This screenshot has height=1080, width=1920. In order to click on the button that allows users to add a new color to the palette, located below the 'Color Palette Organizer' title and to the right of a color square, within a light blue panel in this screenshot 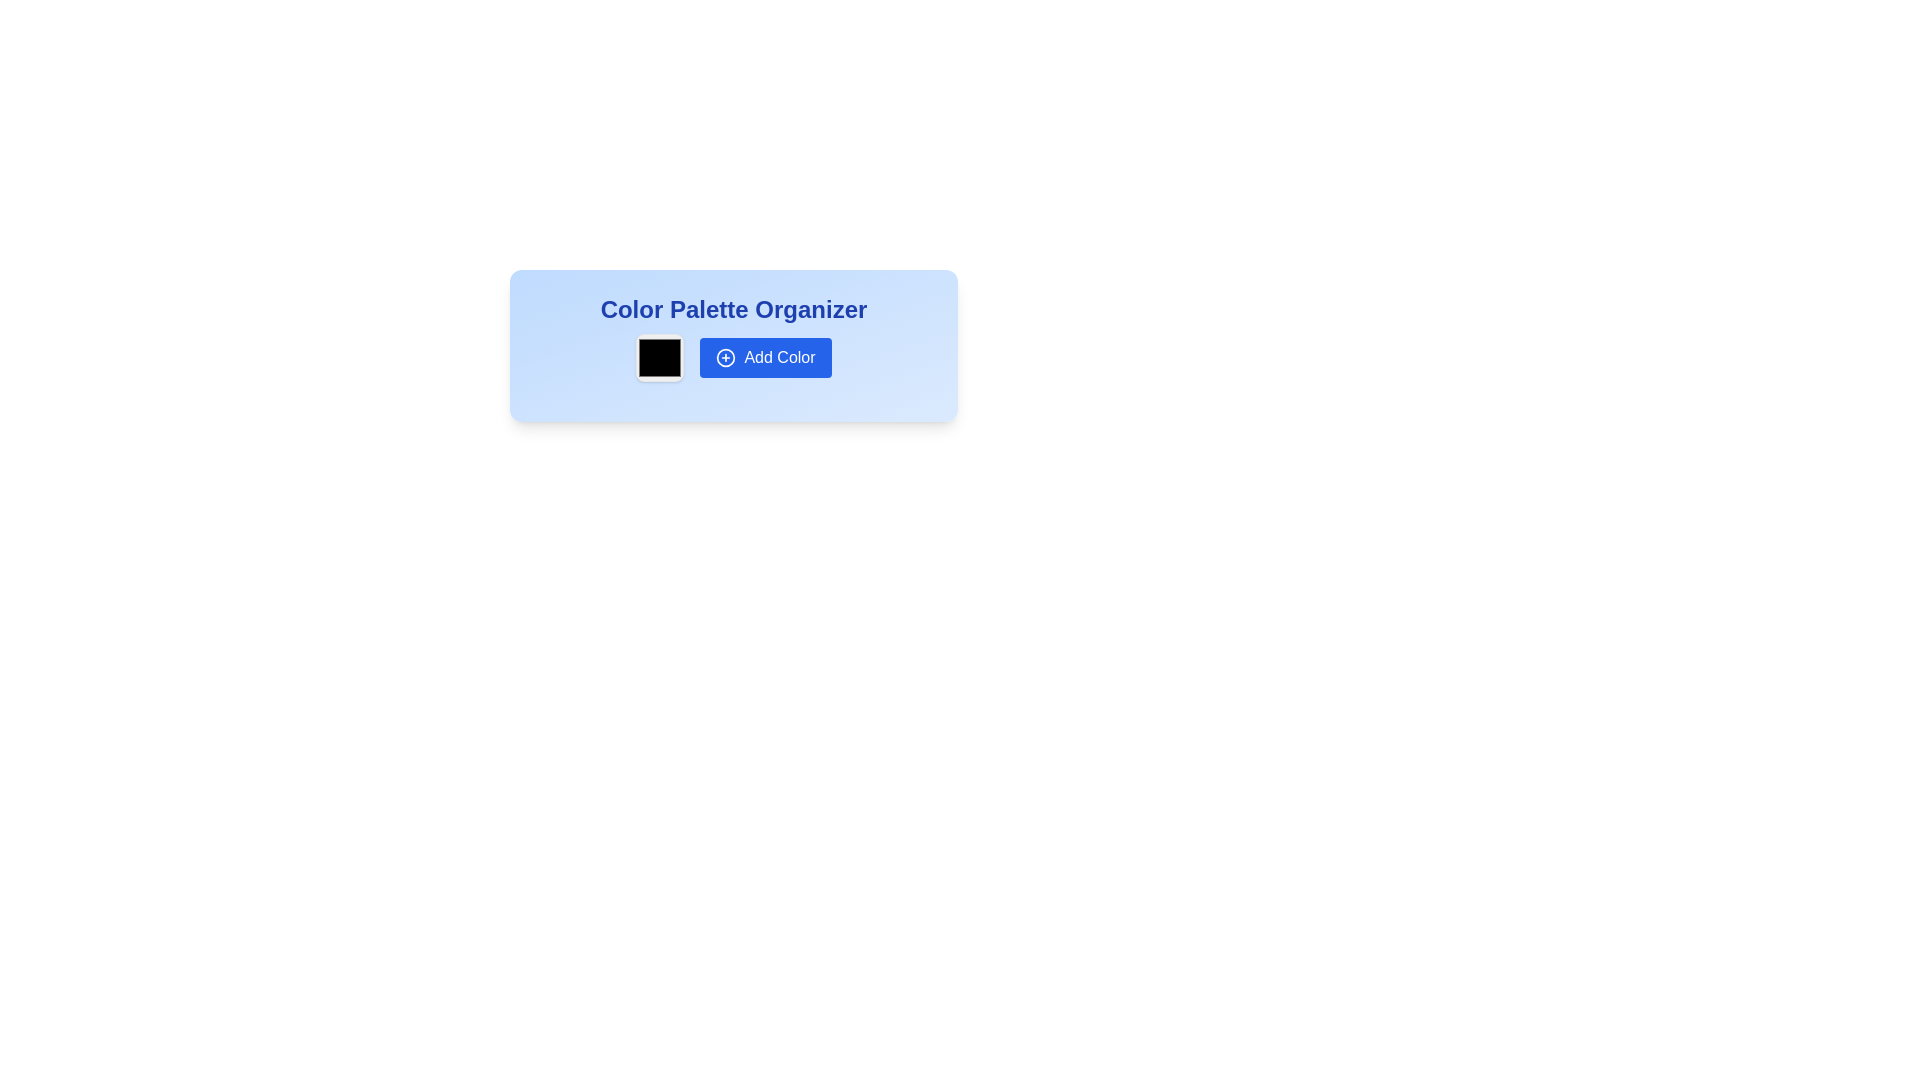, I will do `click(733, 345)`.